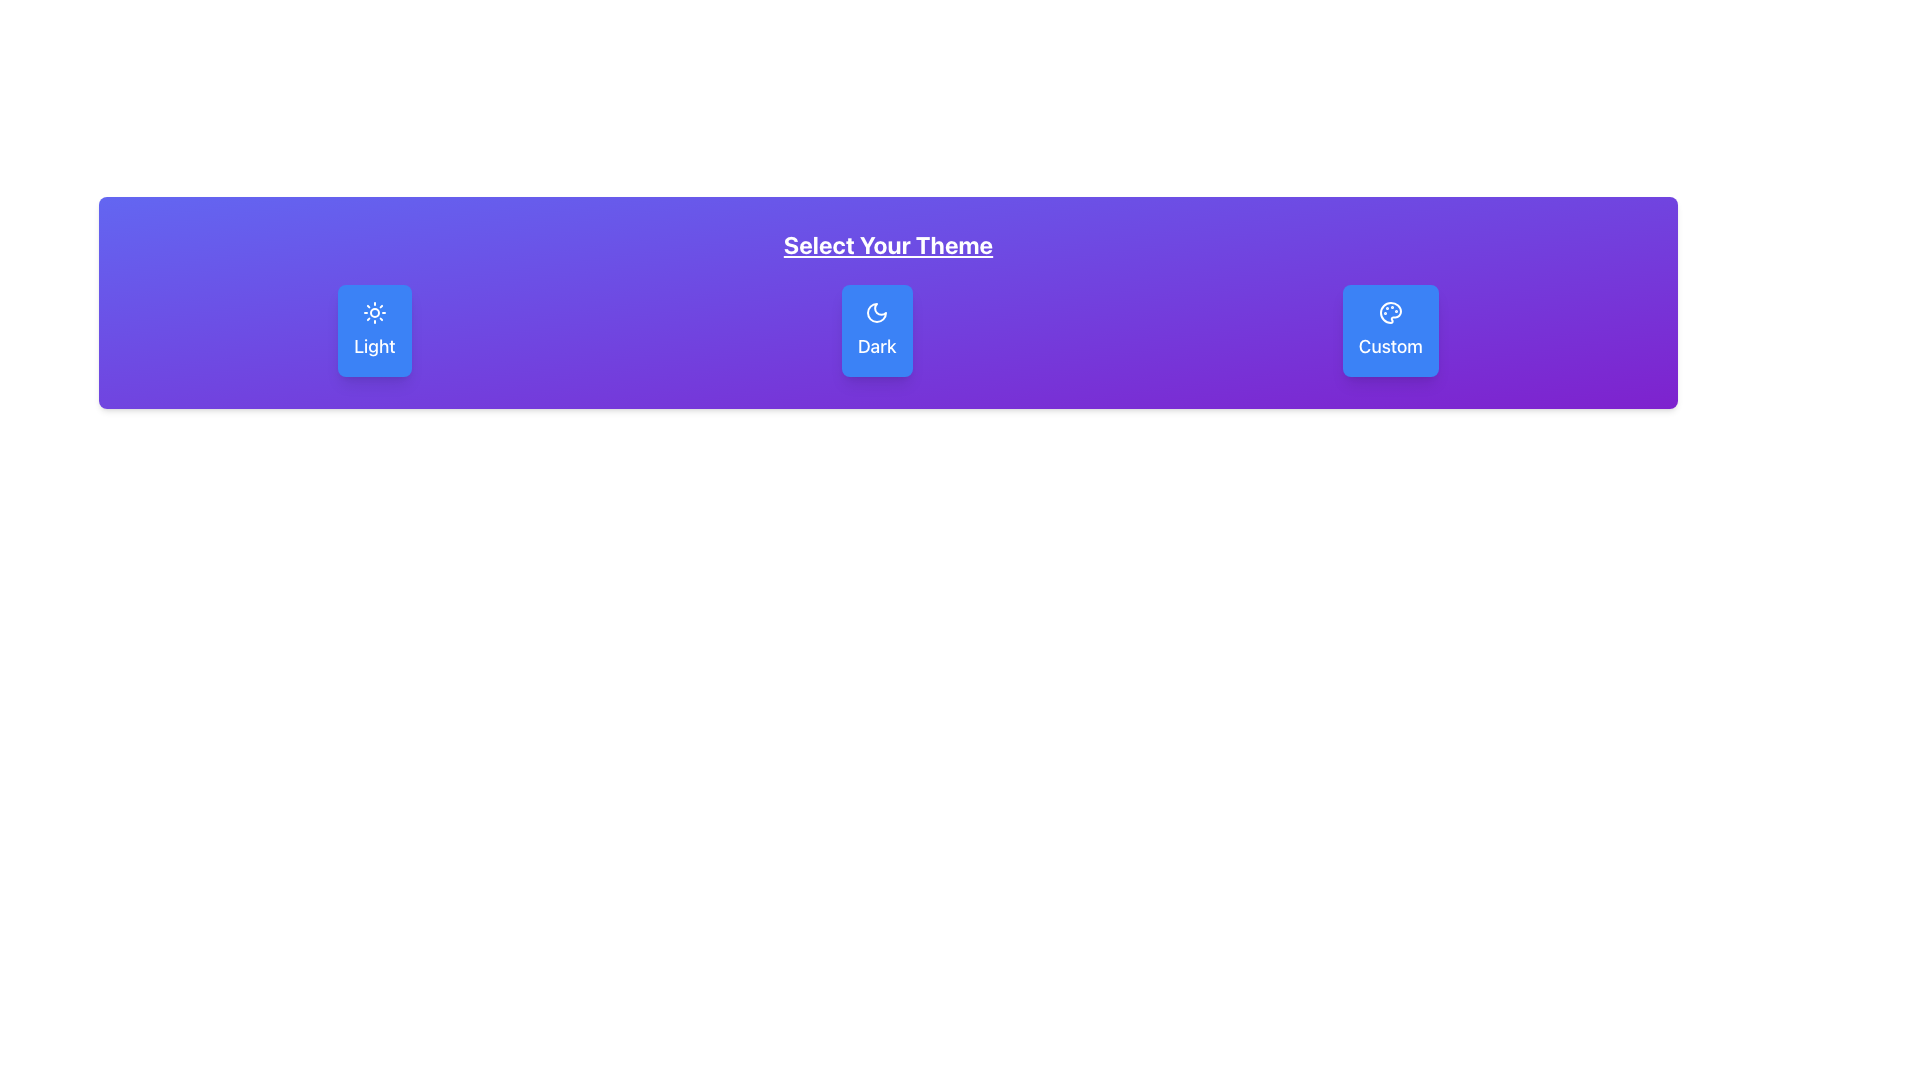 This screenshot has height=1080, width=1920. What do you see at coordinates (877, 330) in the screenshot?
I see `the 'Dark' theme button located at the center of the horizontal row under the 'Select Your Theme' headline` at bounding box center [877, 330].